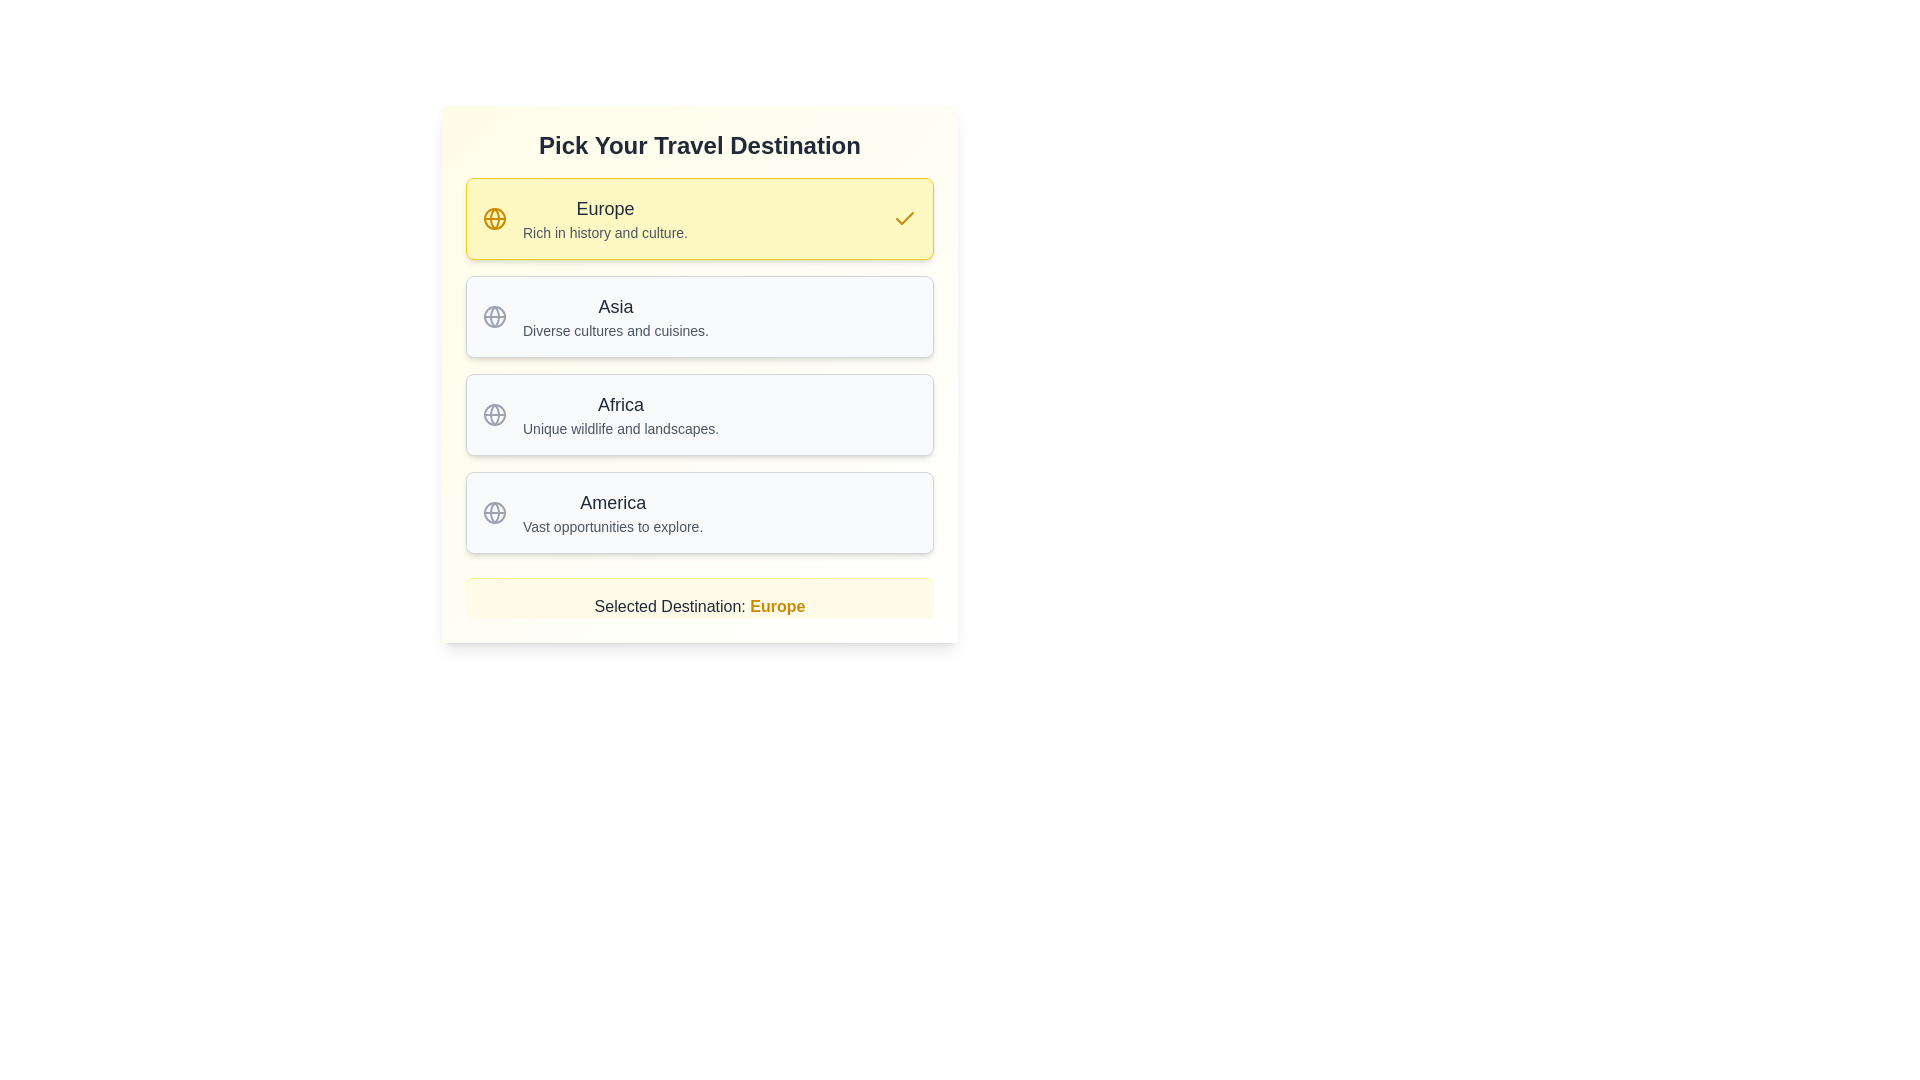 This screenshot has width=1920, height=1080. Describe the element at coordinates (612, 501) in the screenshot. I see `text label for the travel destination 'America', which is the title of the fourth option in the list under 'Pick Your Travel Destination'` at that location.